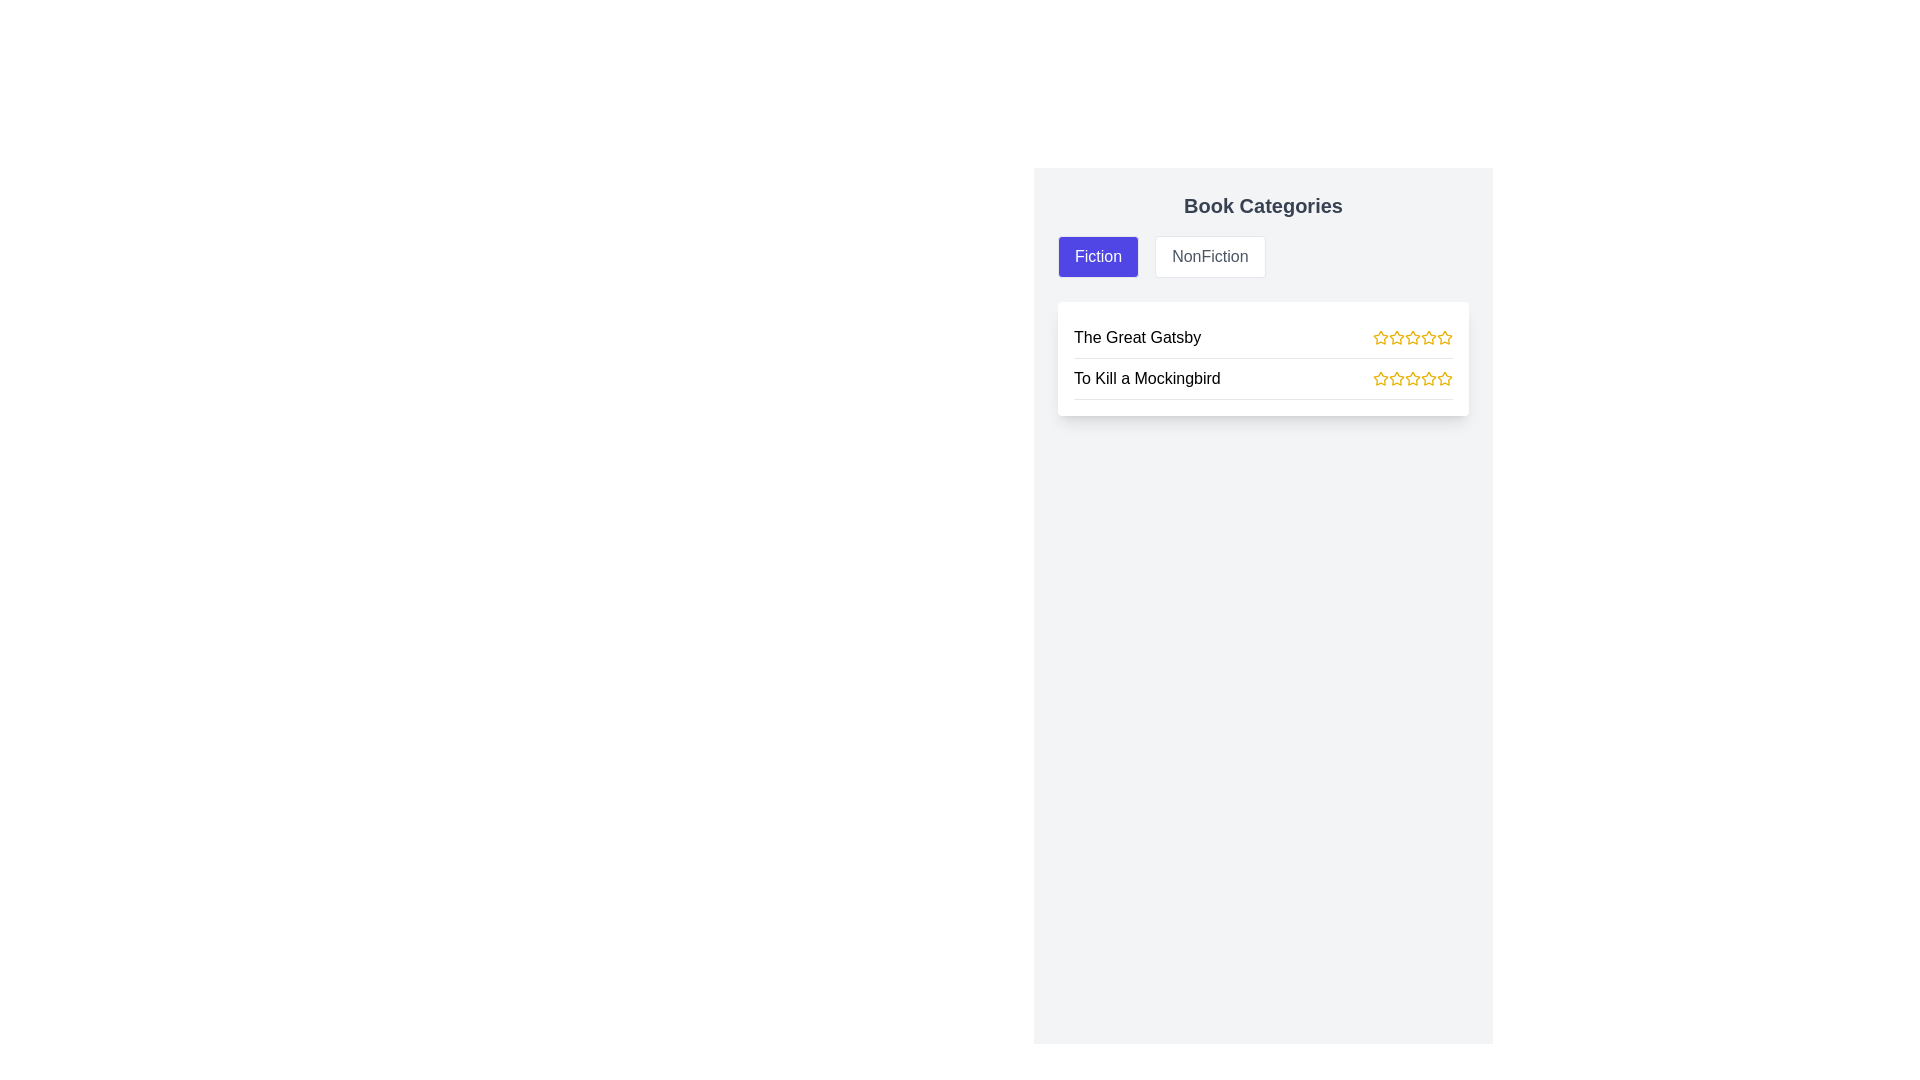 The width and height of the screenshot is (1920, 1080). What do you see at coordinates (1411, 337) in the screenshot?
I see `the third star icon in the 5-star rating system for 'The Great Gatsby'` at bounding box center [1411, 337].